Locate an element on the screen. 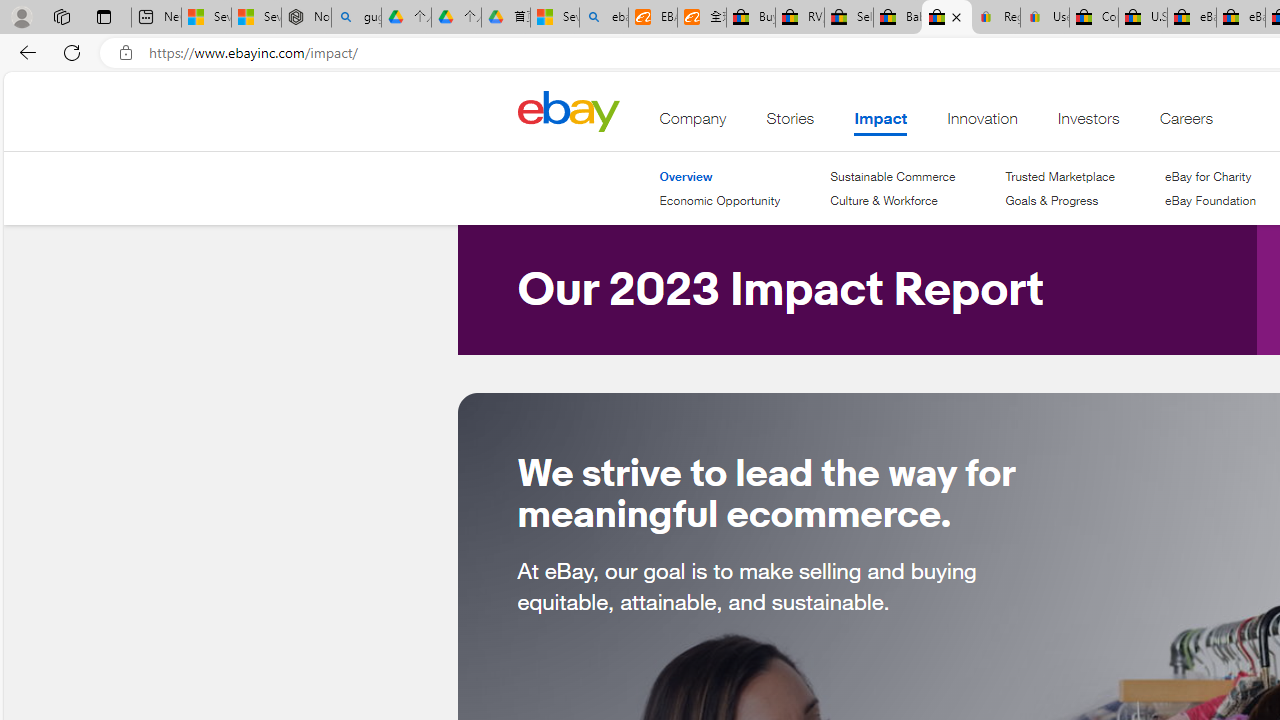 The image size is (1280, 720). 'eBay Foundation' is located at coordinates (1209, 200).